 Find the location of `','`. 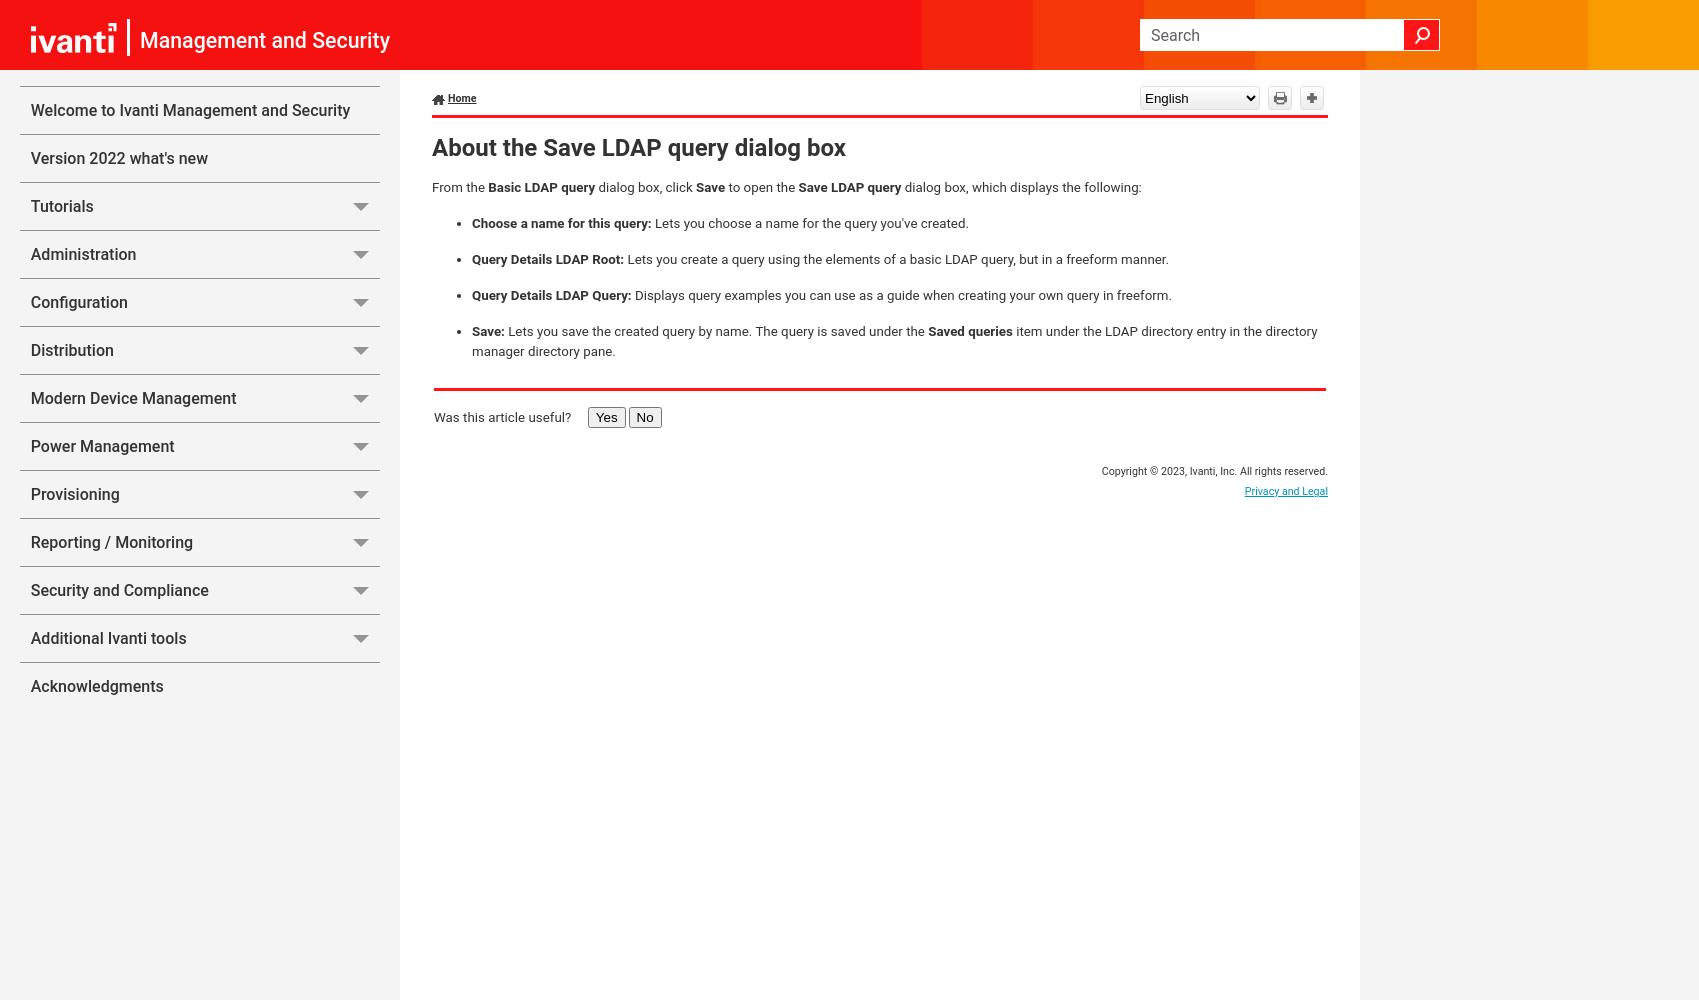

',' is located at coordinates (1186, 470).